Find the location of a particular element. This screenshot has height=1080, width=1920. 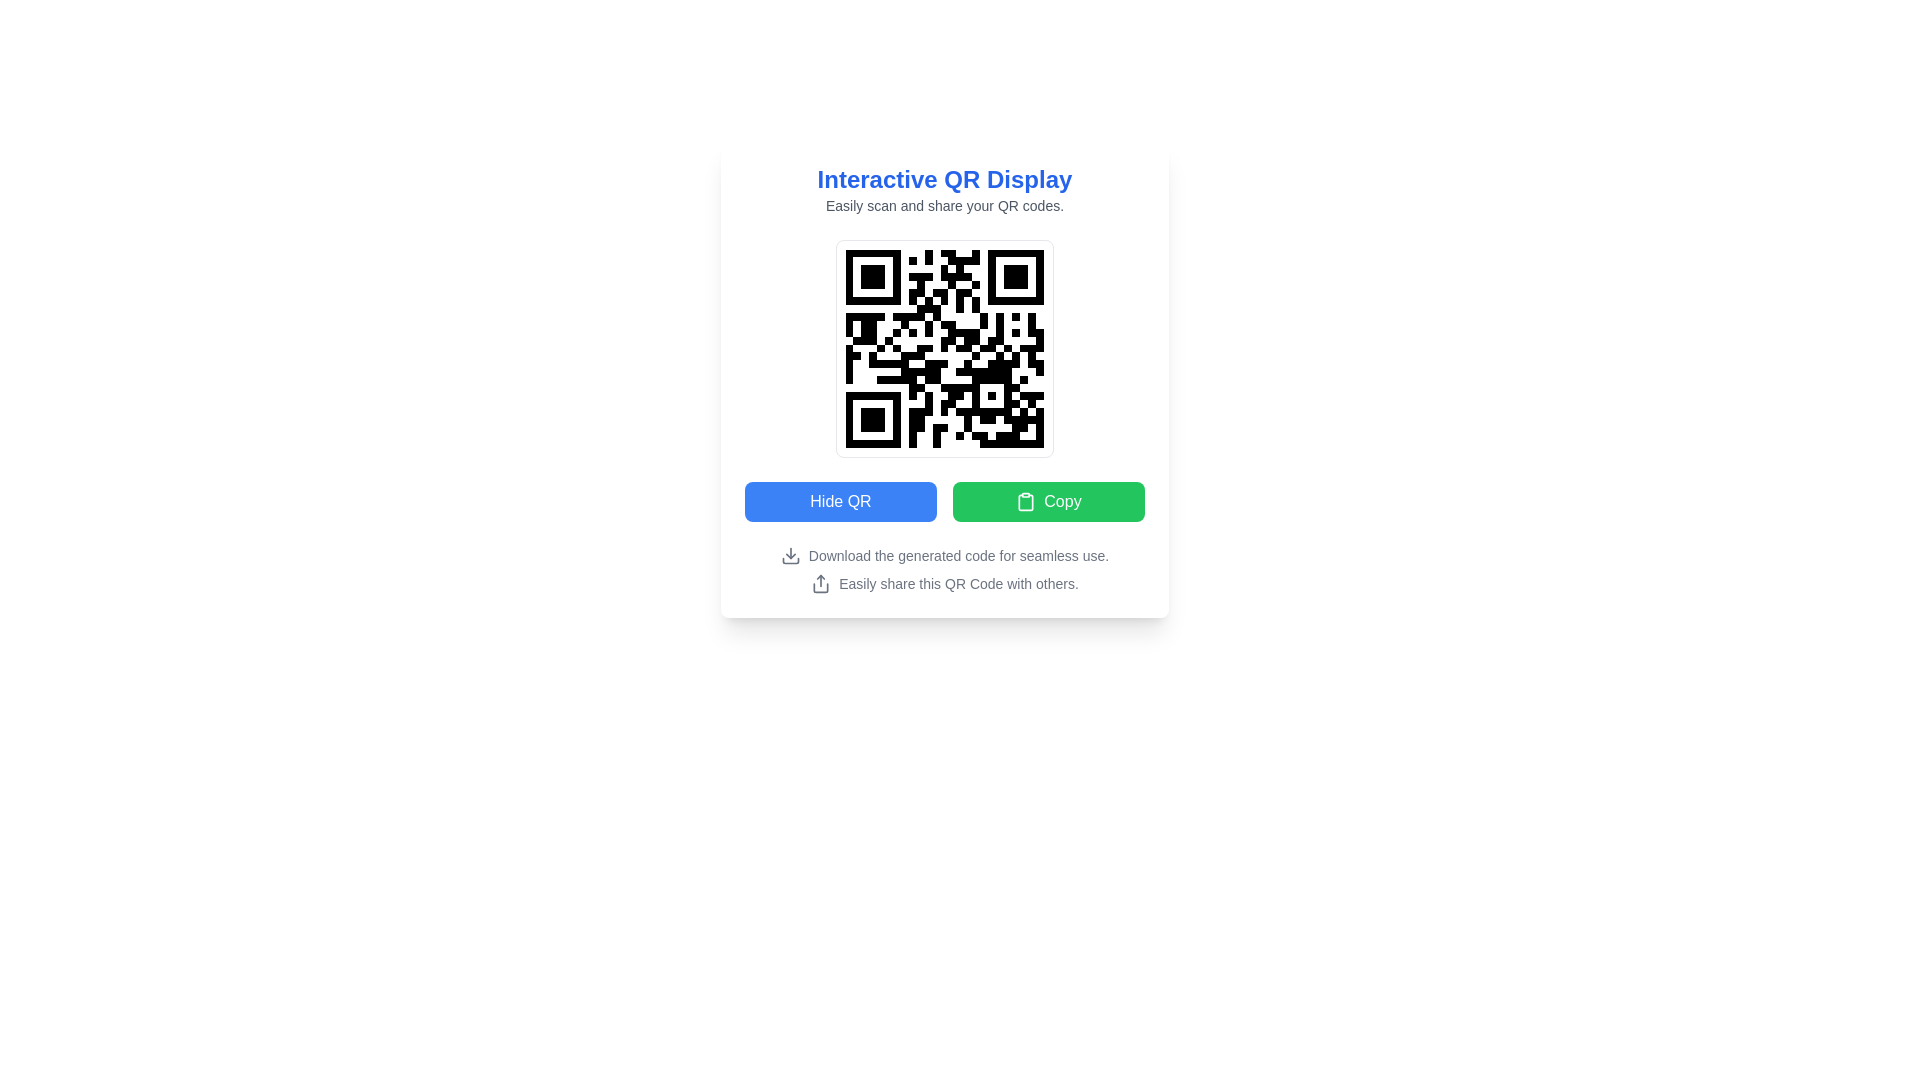

the text content section that contains an upward-pointing arrow icon and the text 'Easily share this QR Code with others.' is located at coordinates (944, 583).